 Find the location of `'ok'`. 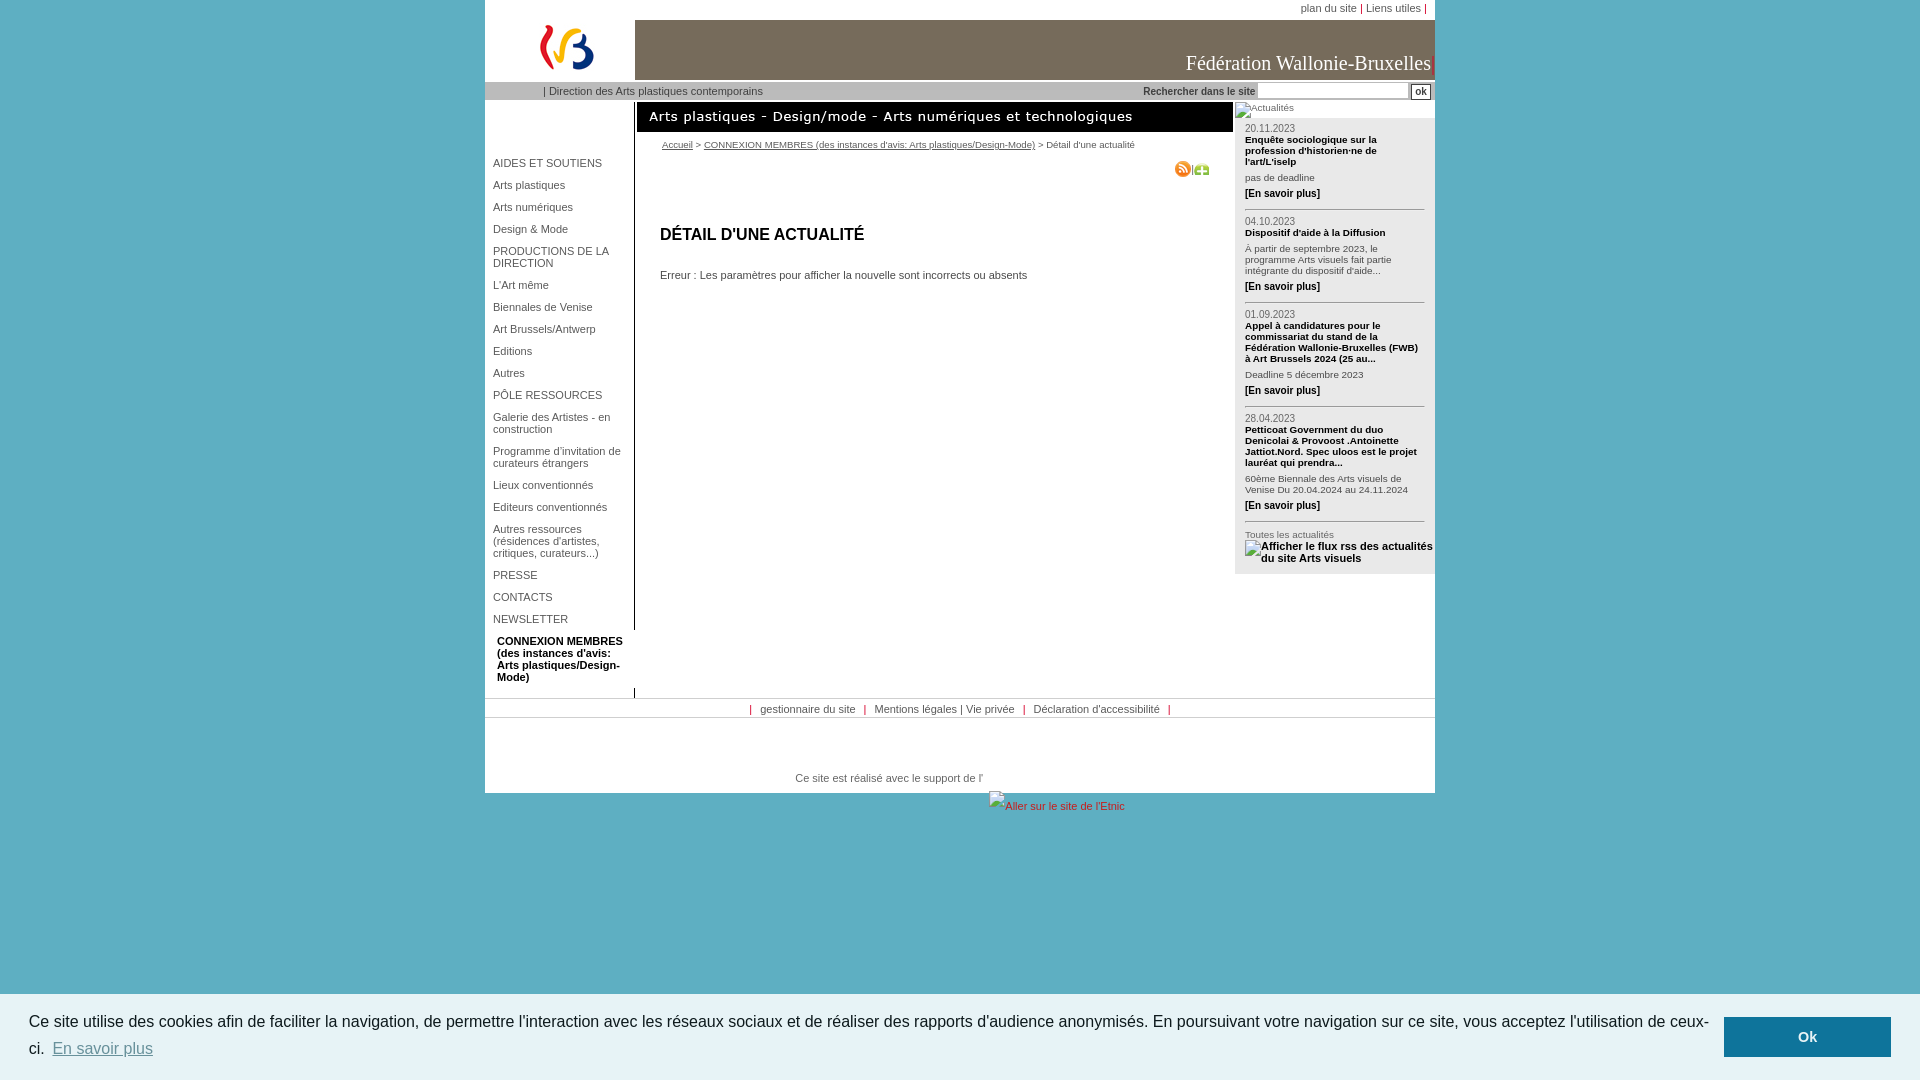

'ok' is located at coordinates (1419, 92).